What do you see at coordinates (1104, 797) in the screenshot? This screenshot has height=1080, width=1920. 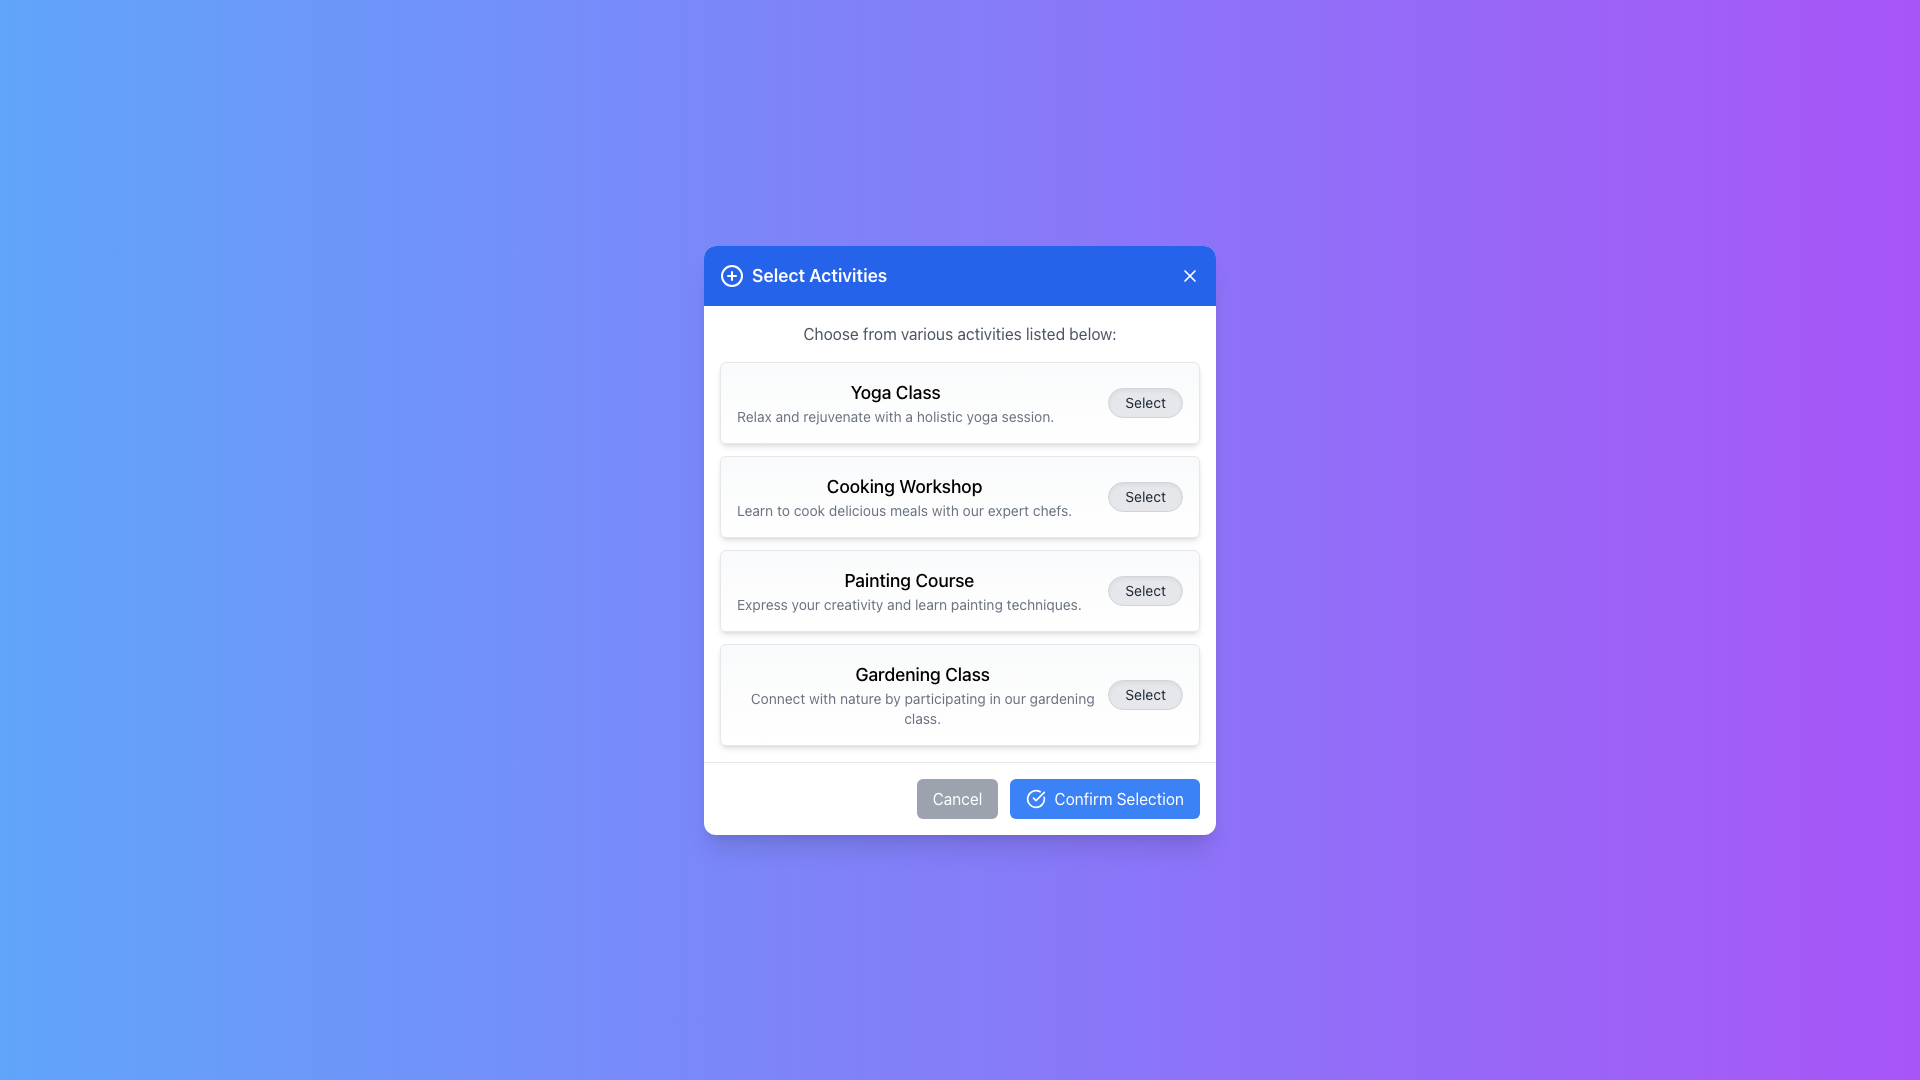 I see `the 'Confirm Selection' button, which is a rectangular button with rounded corners, a blue background, and white text, located in the bottom-right of a modal dialog, immediately to the right of the 'Cancel' button` at bounding box center [1104, 797].